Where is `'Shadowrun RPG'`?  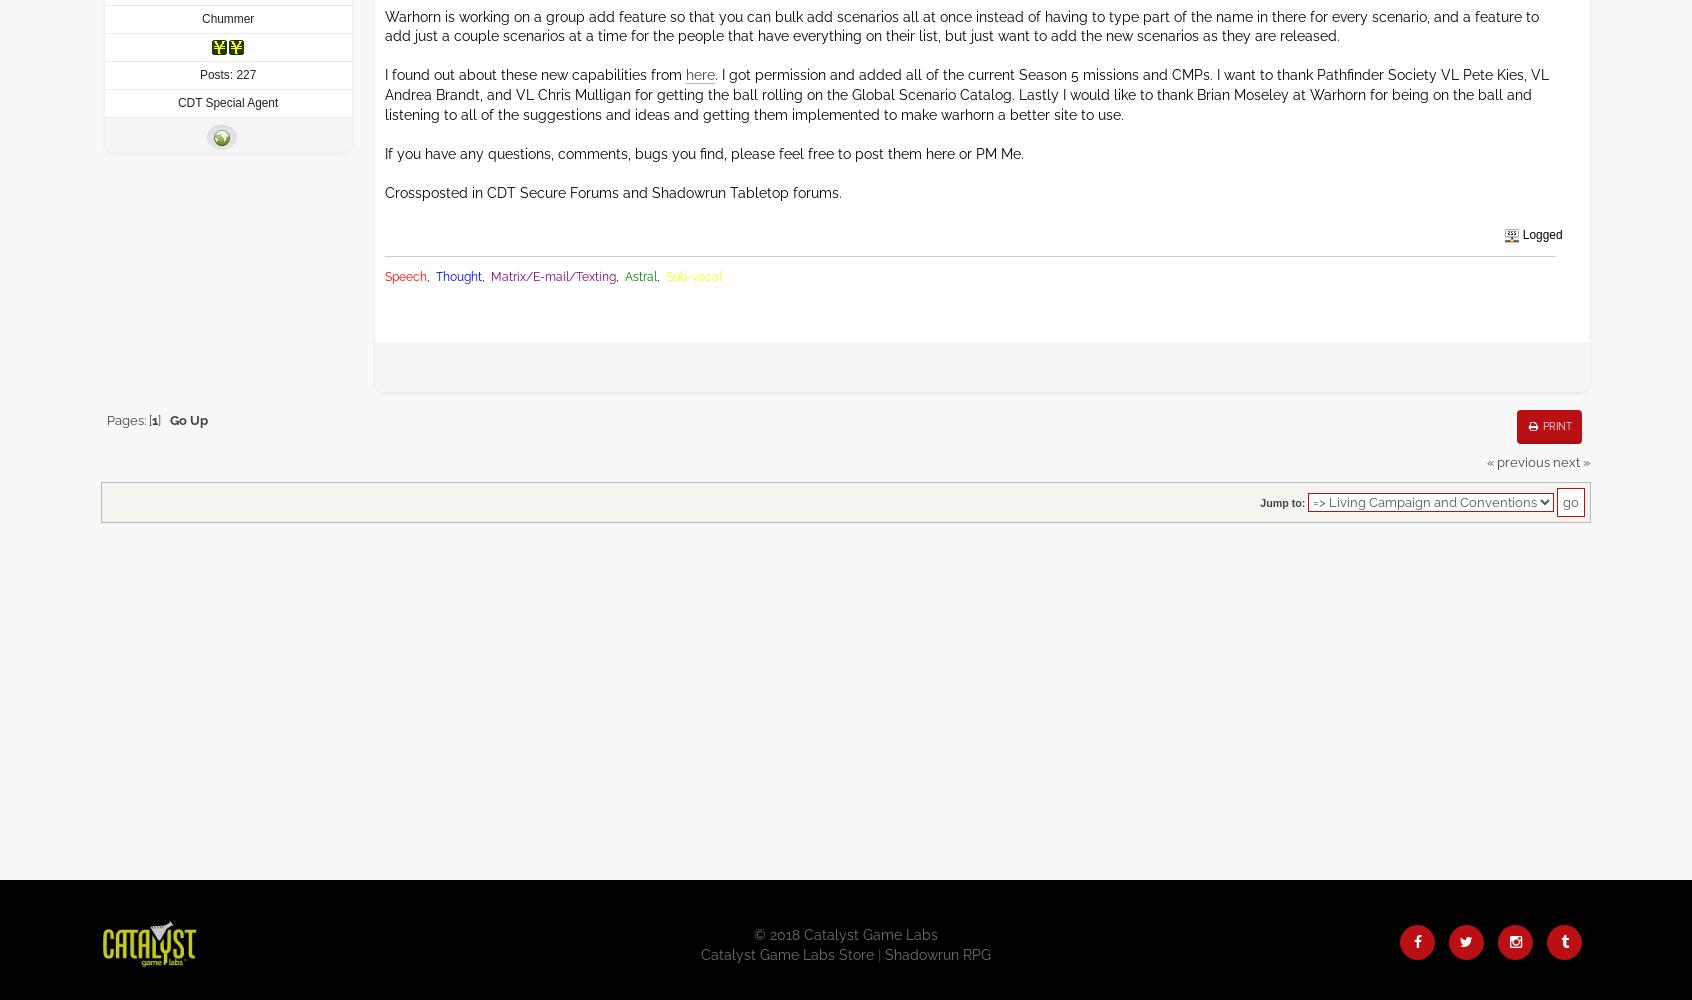
'Shadowrun RPG' is located at coordinates (883, 954).